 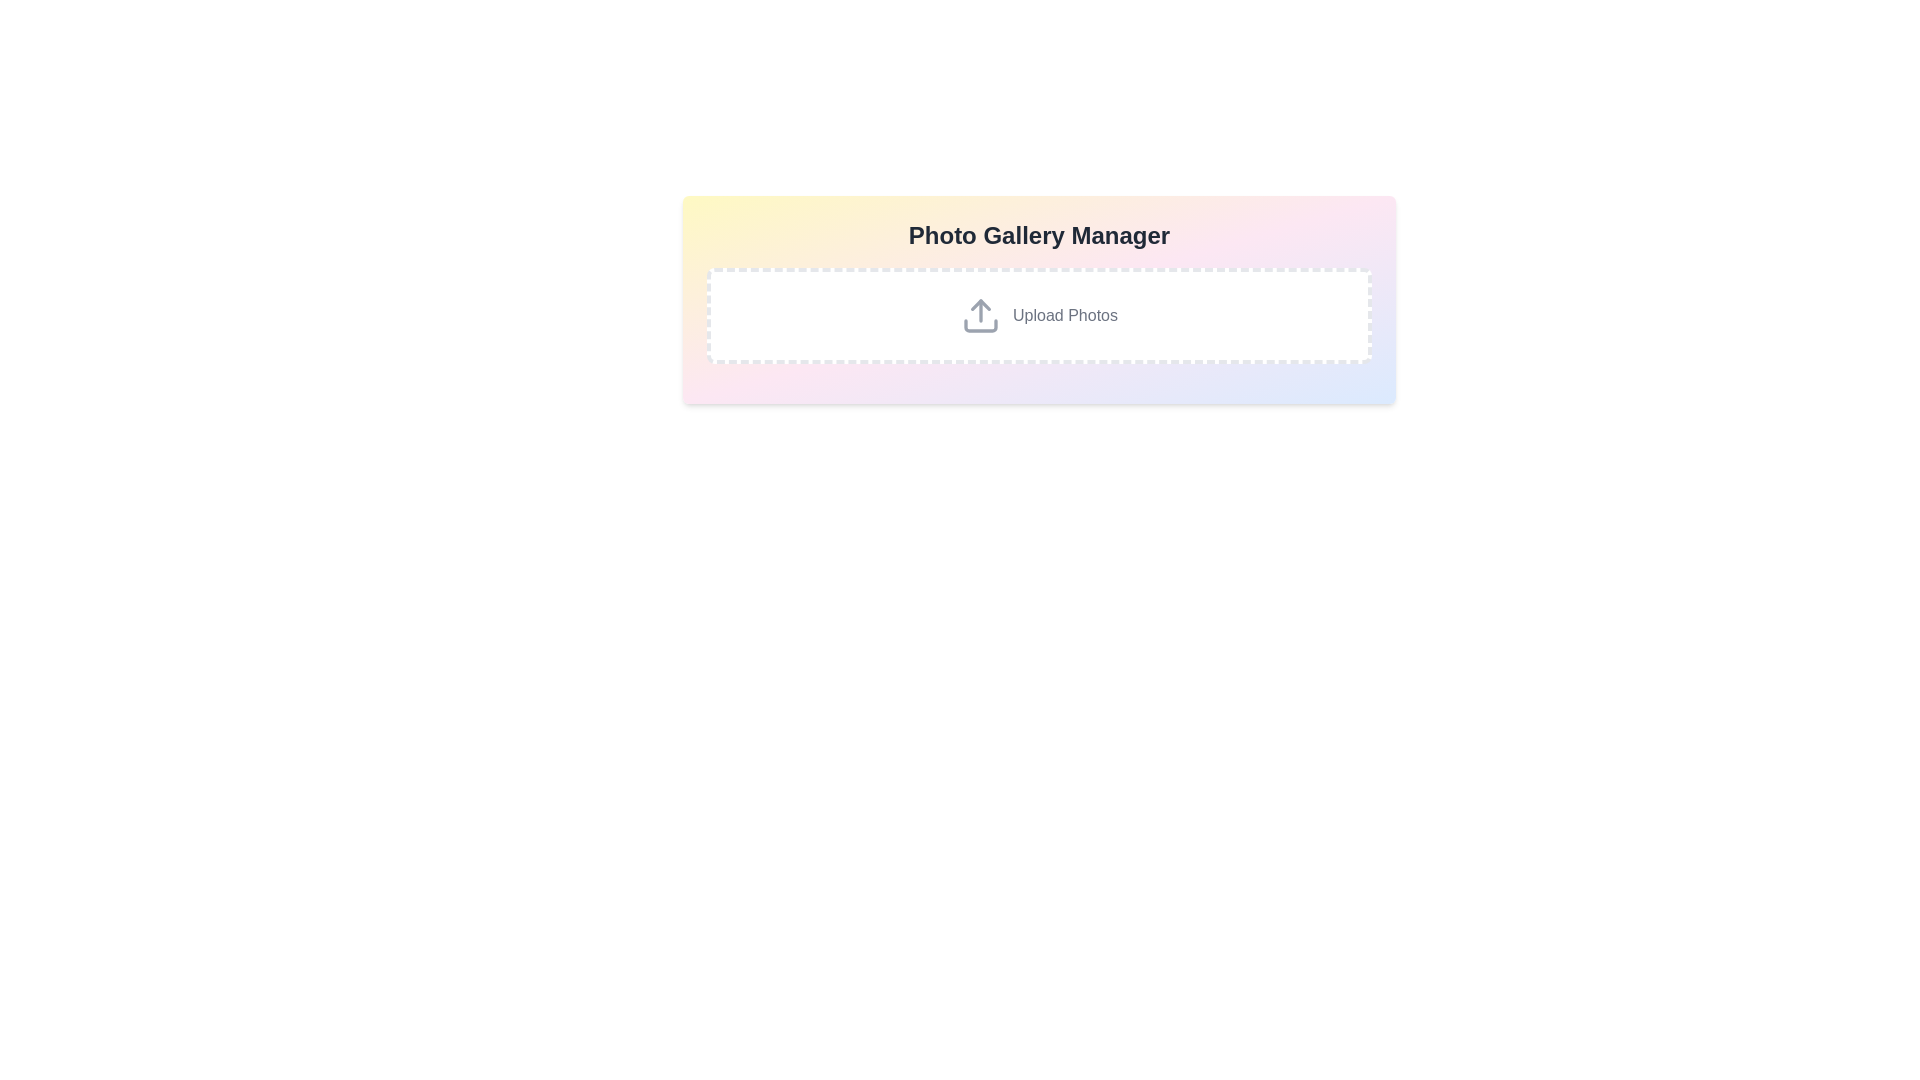 I want to click on the upward-pointing arrow icon with a thin outline and soft gray color scheme, located to the left of the 'Upload Photos' text, so click(x=980, y=315).